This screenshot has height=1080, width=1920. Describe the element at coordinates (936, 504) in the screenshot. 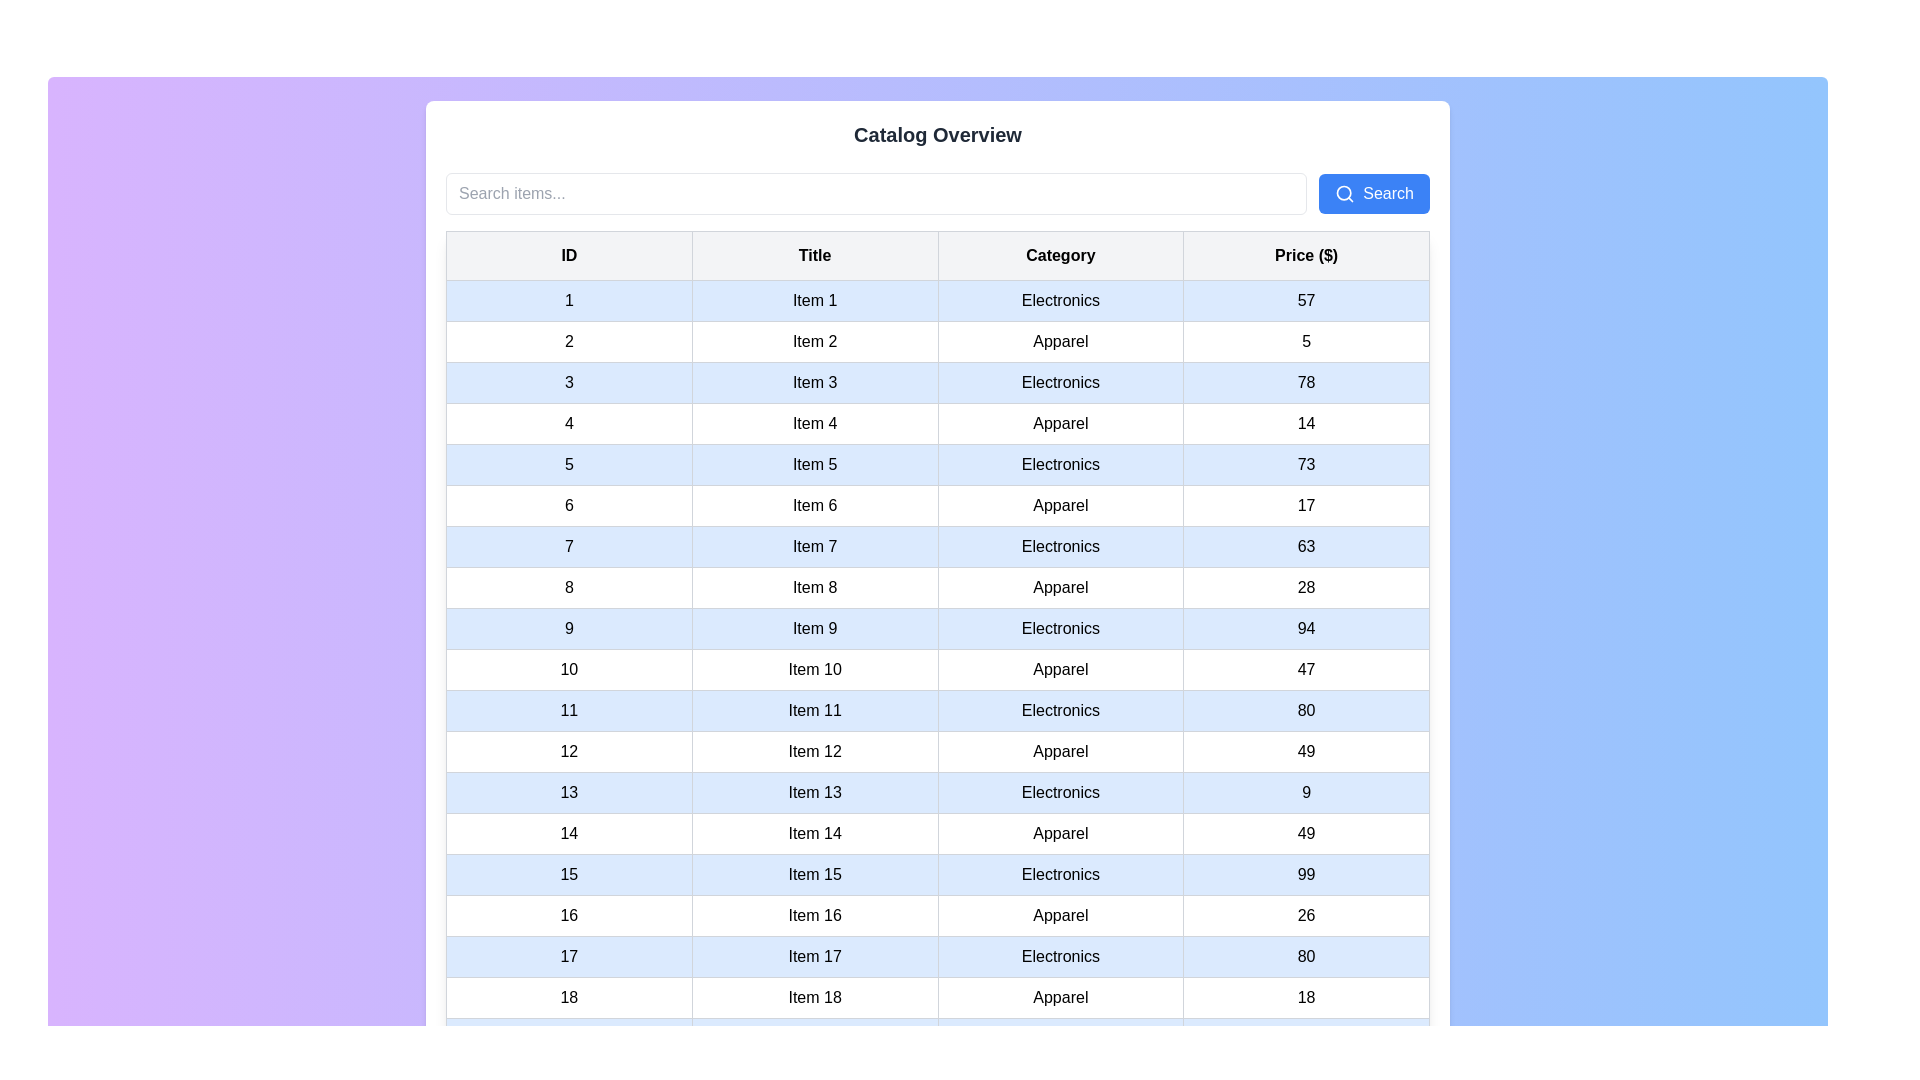

I see `the sixth entry in the catalog table, which contains data about the item including its ID, name, category, and price` at that location.